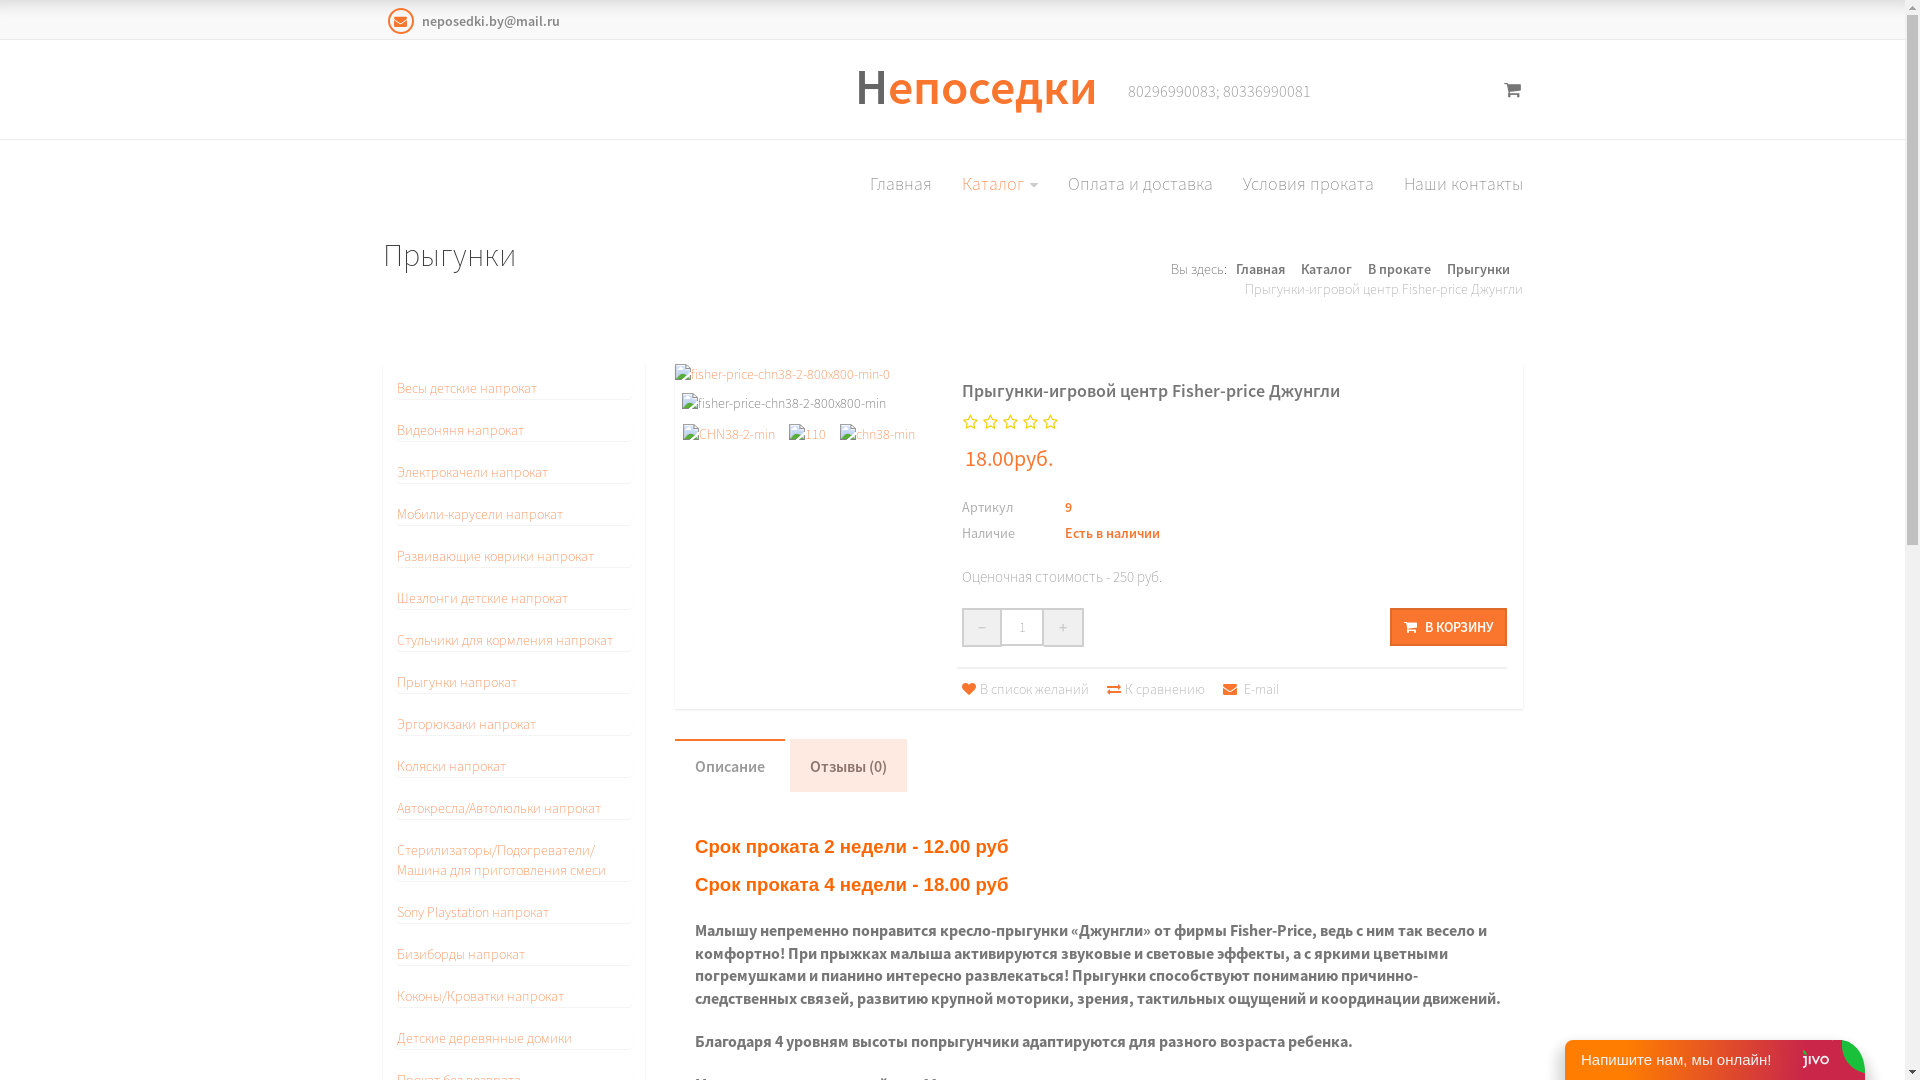  What do you see at coordinates (1063, 626) in the screenshot?
I see `'+'` at bounding box center [1063, 626].